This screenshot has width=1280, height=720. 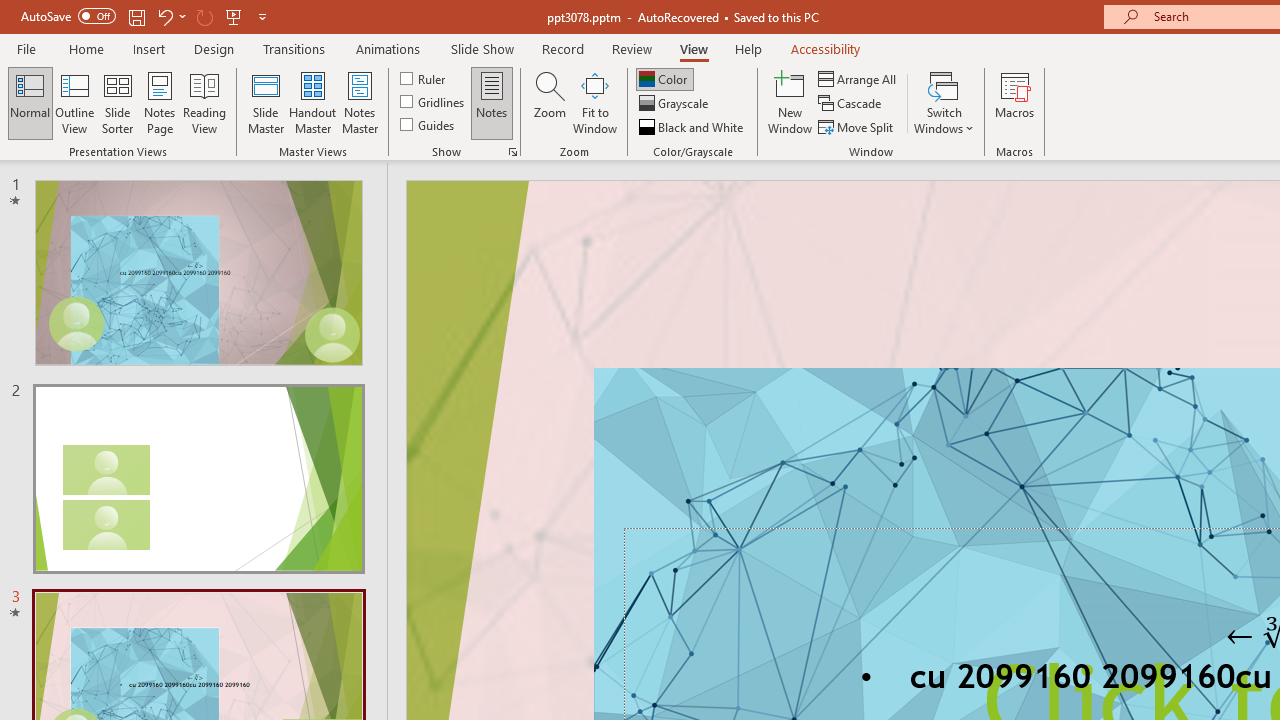 I want to click on 'Macros', so click(x=1015, y=103).